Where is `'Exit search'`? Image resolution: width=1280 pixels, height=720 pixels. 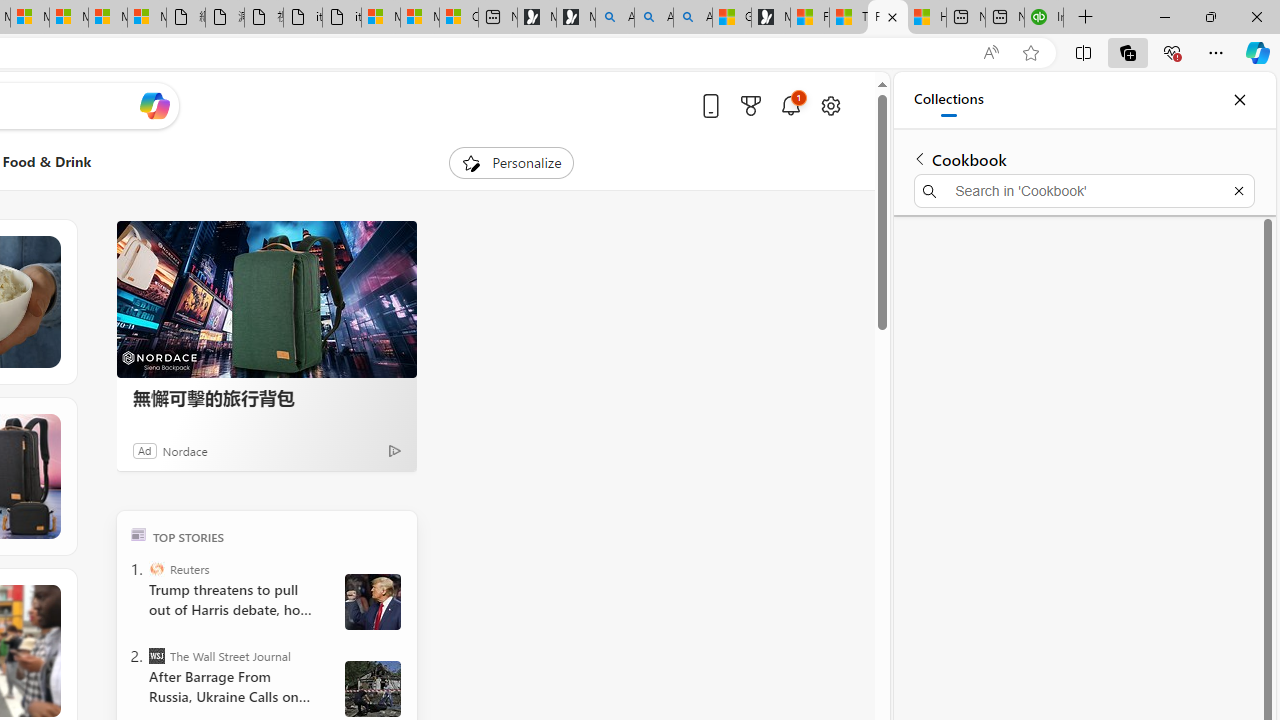 'Exit search' is located at coordinates (1238, 191).